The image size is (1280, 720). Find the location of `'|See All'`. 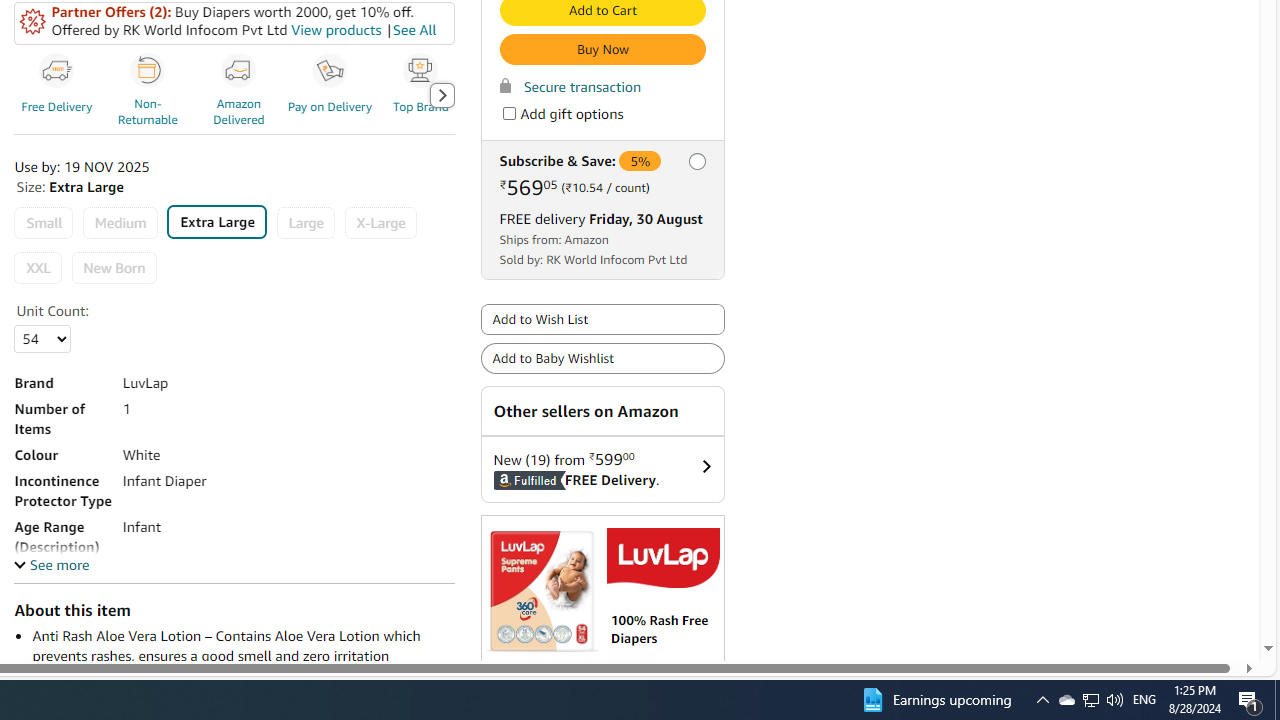

'|See All' is located at coordinates (409, 30).